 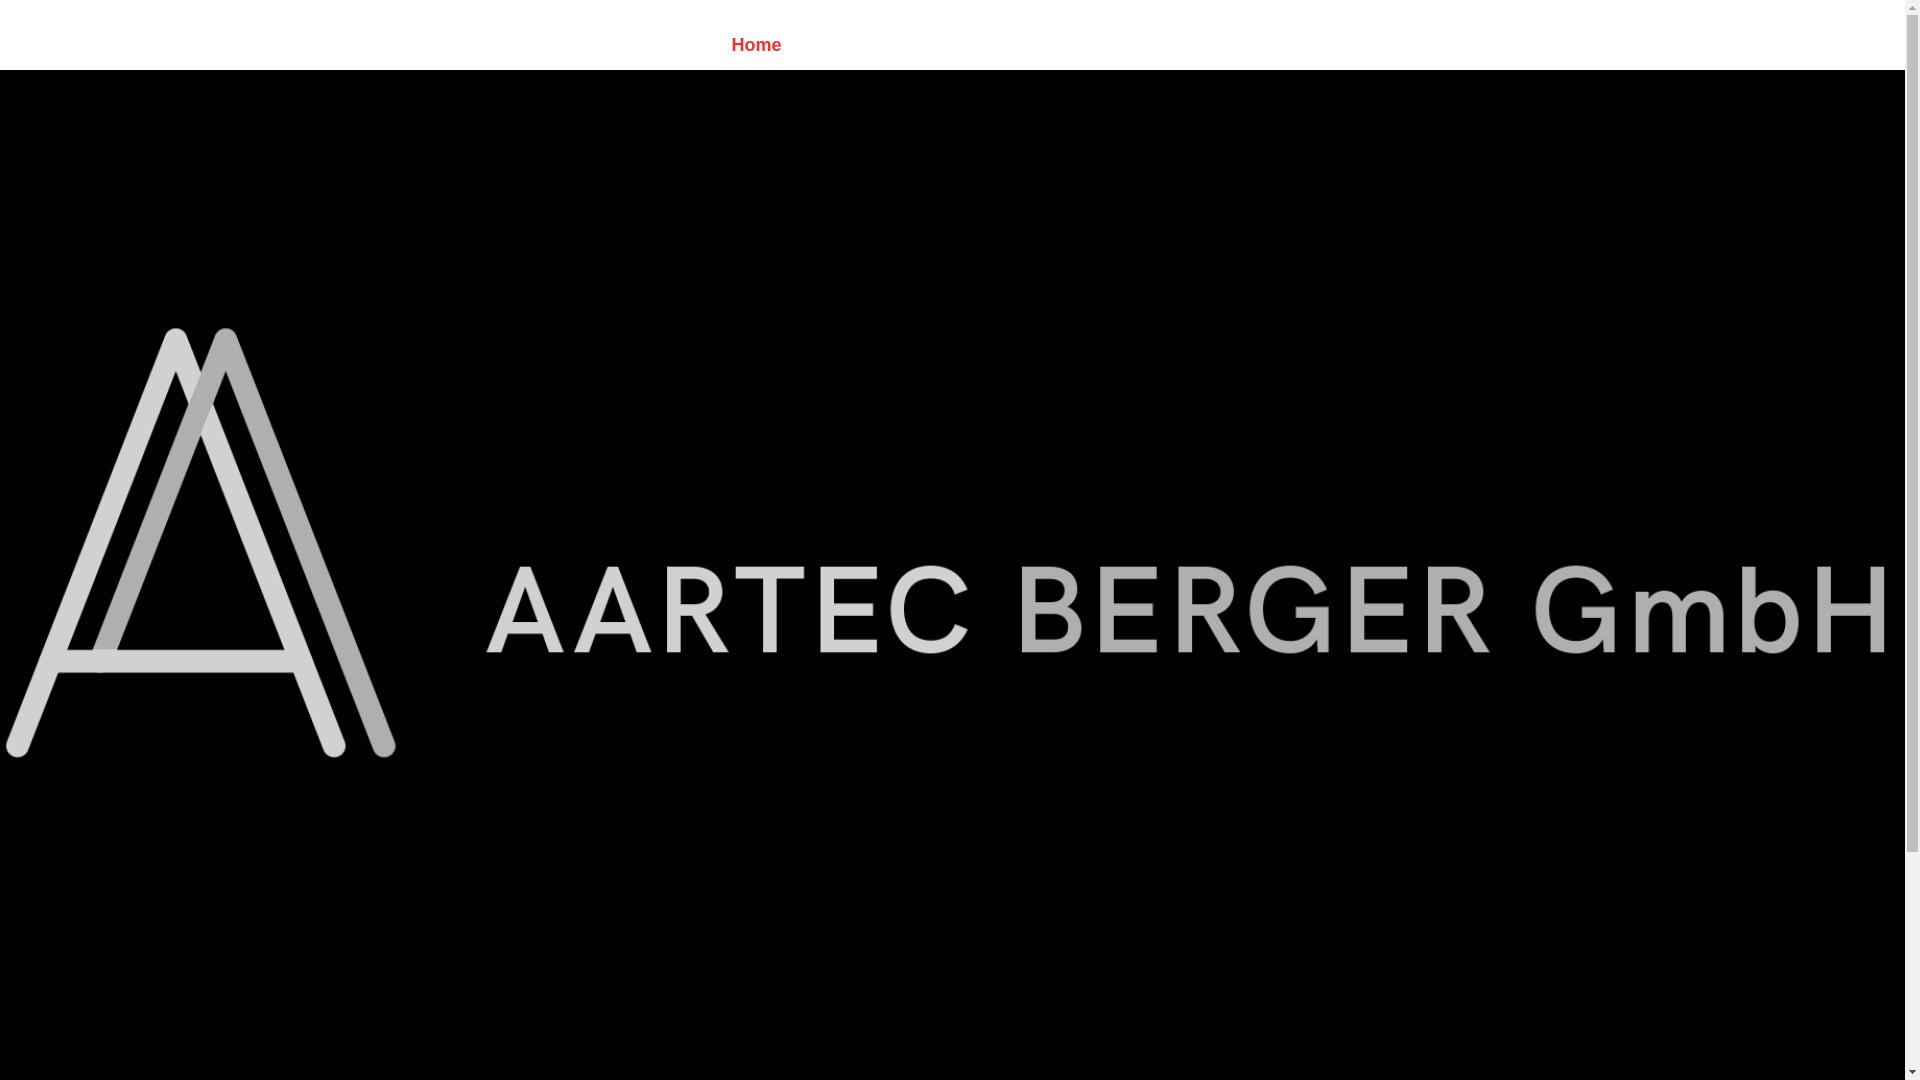 What do you see at coordinates (763, 45) in the screenshot?
I see `'Home'` at bounding box center [763, 45].